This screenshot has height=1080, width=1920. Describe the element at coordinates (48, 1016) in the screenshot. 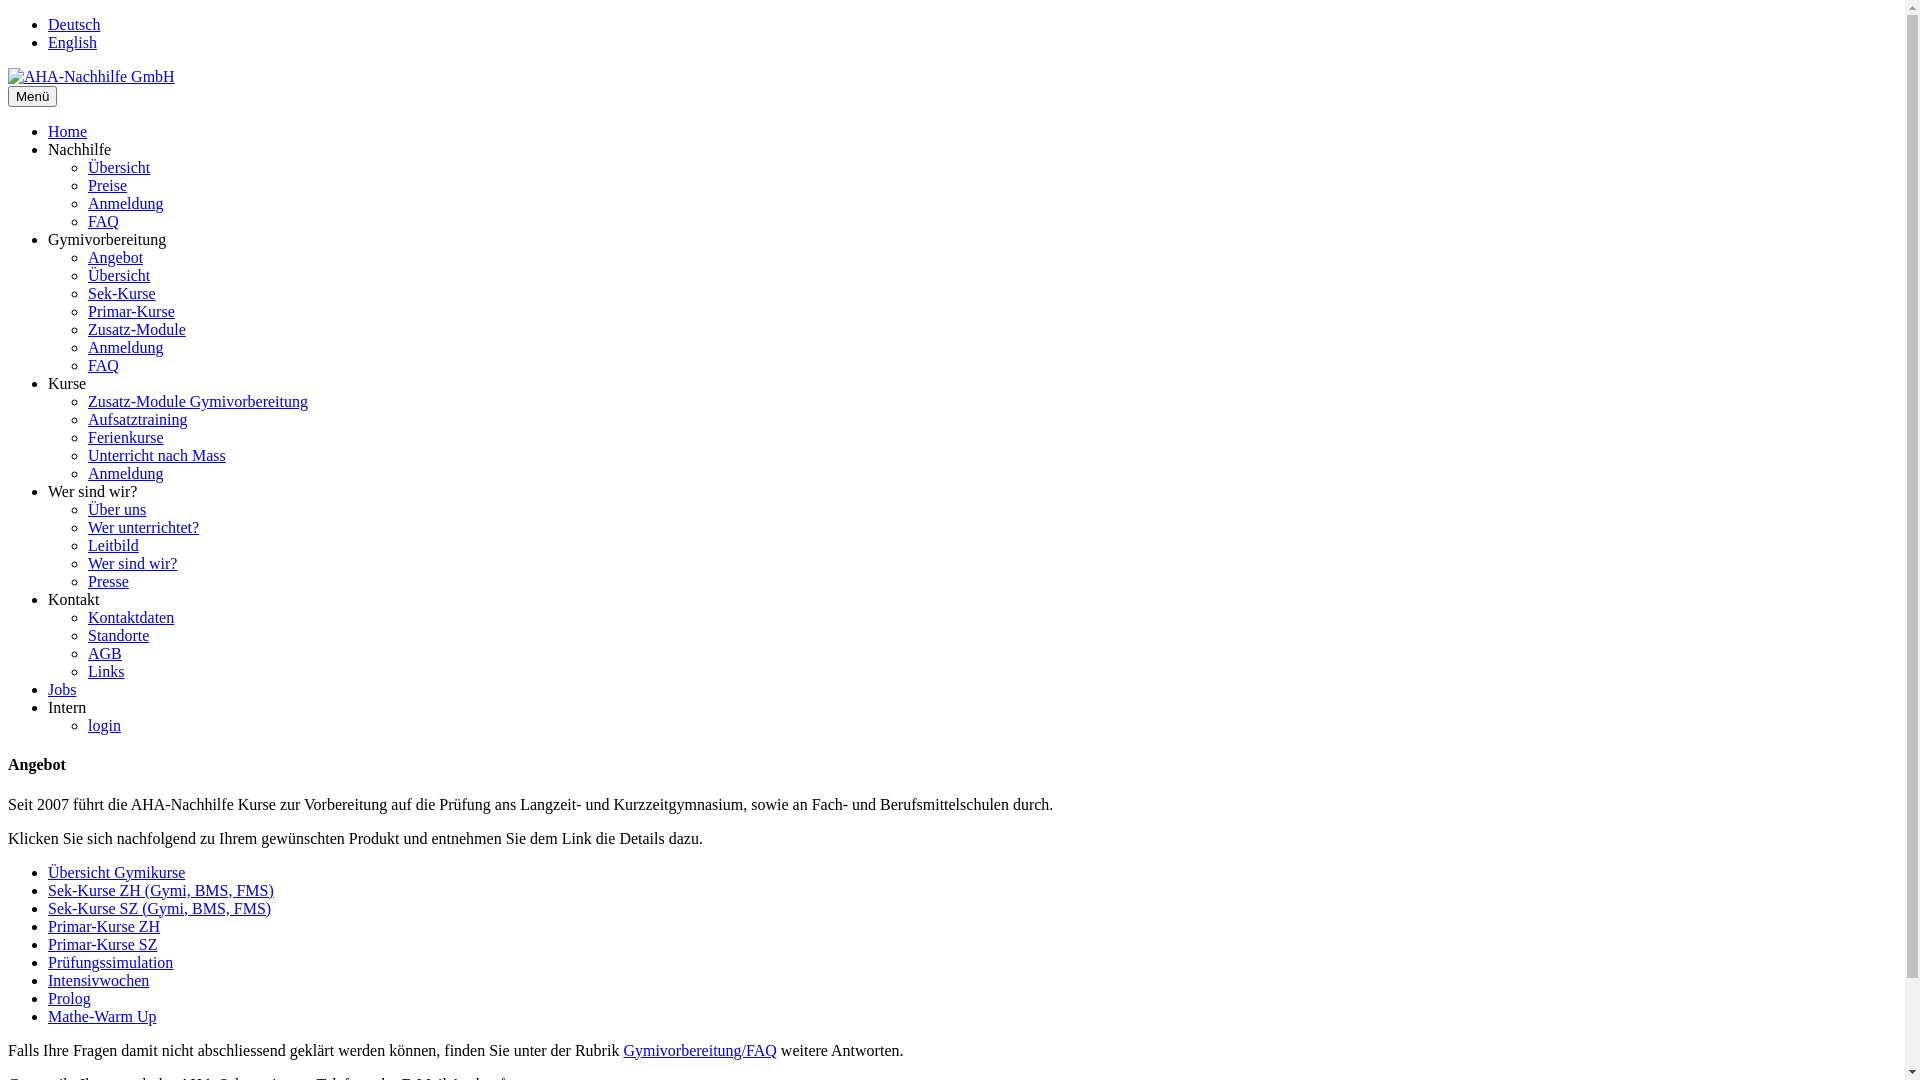

I see `'Mathe-Warm Up'` at that location.